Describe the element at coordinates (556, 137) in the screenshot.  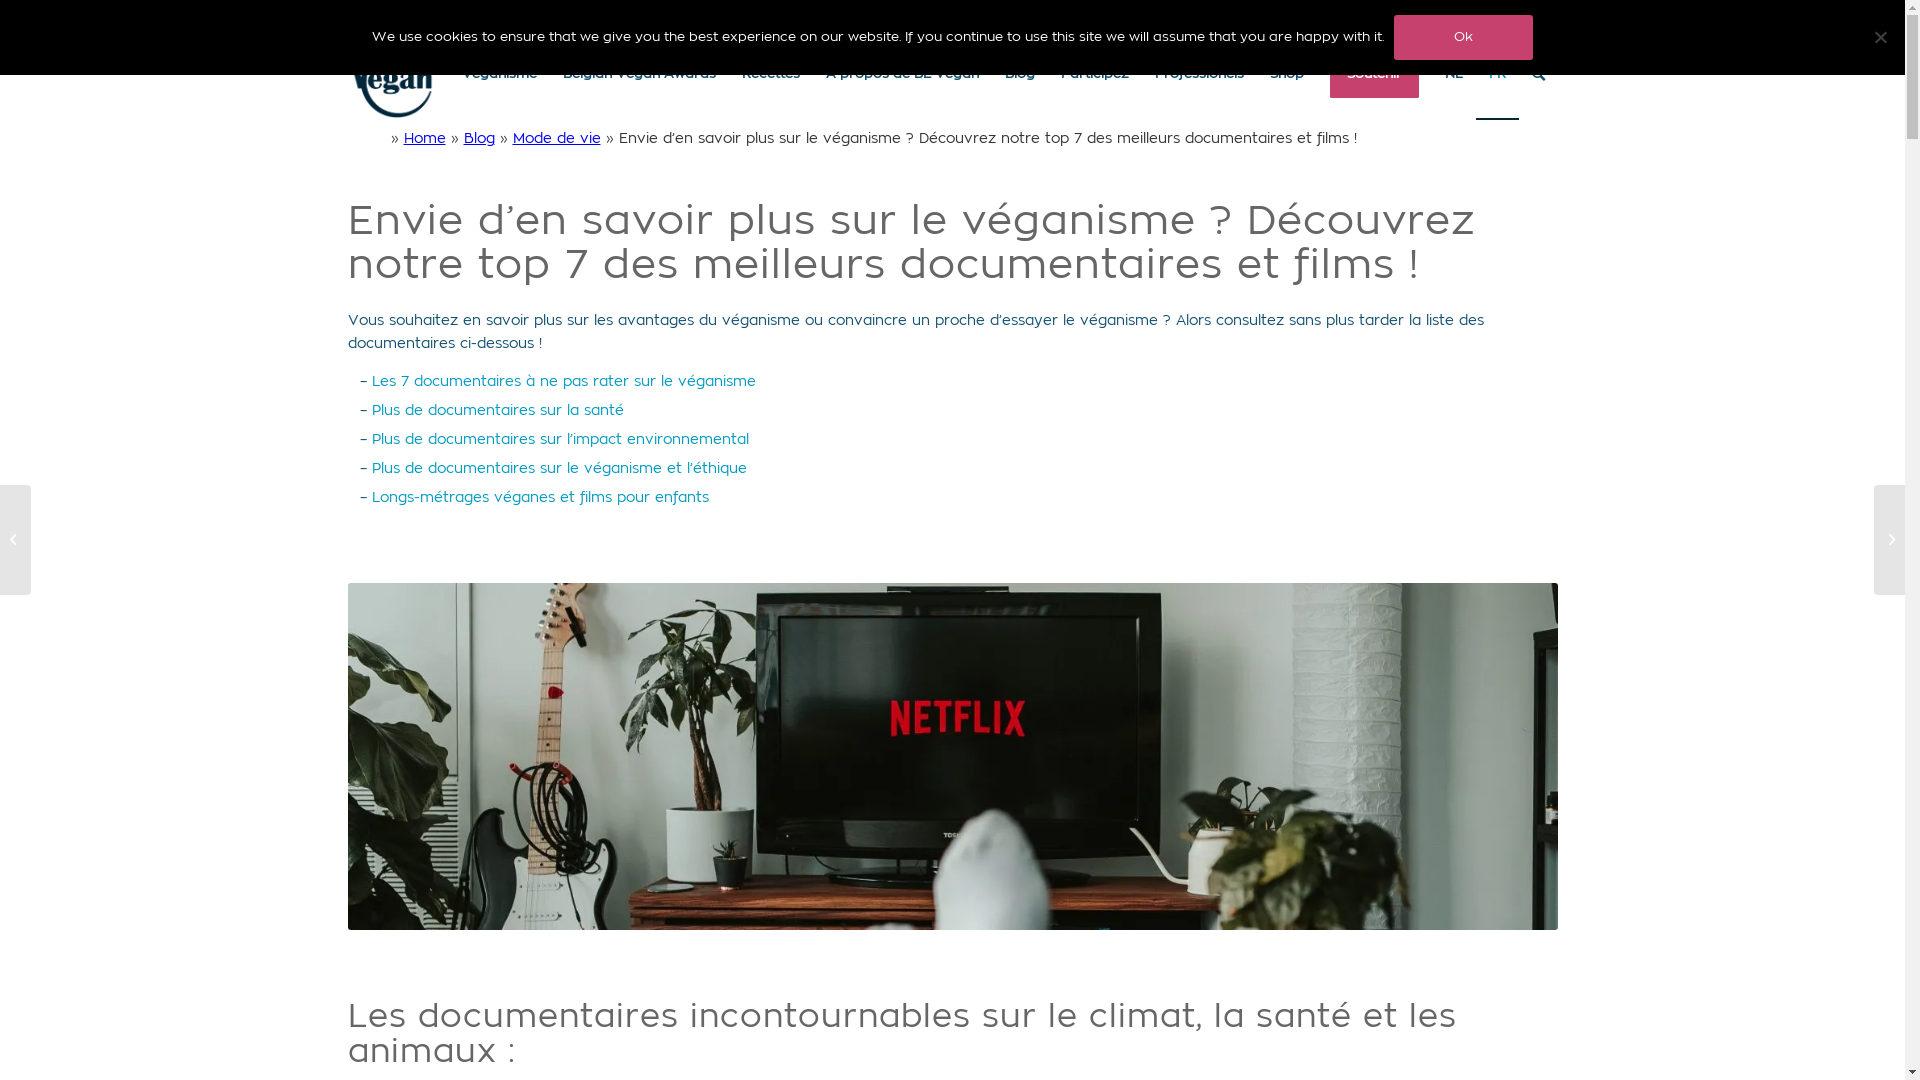
I see `'Mode de vie'` at that location.